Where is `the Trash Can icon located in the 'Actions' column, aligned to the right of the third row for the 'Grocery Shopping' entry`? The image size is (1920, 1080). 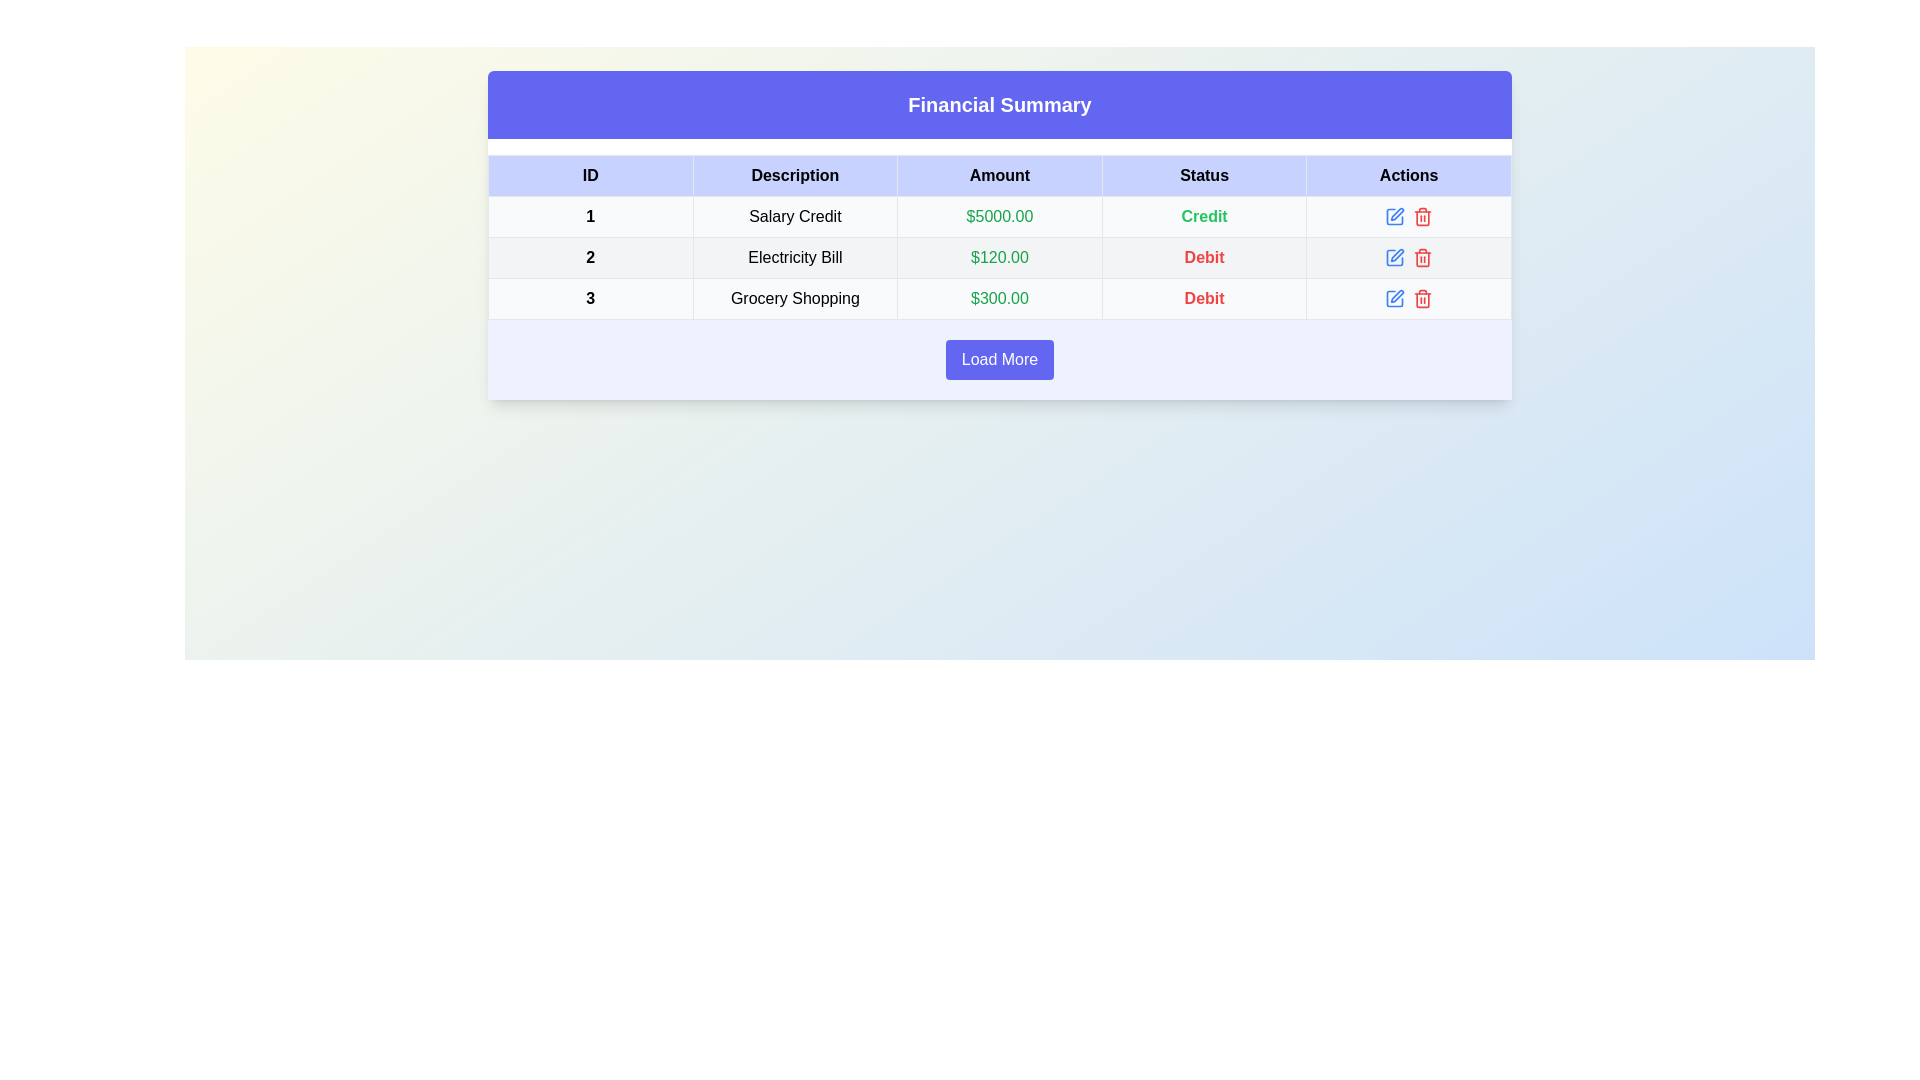
the Trash Can icon located in the 'Actions' column, aligned to the right of the third row for the 'Grocery Shopping' entry is located at coordinates (1422, 258).